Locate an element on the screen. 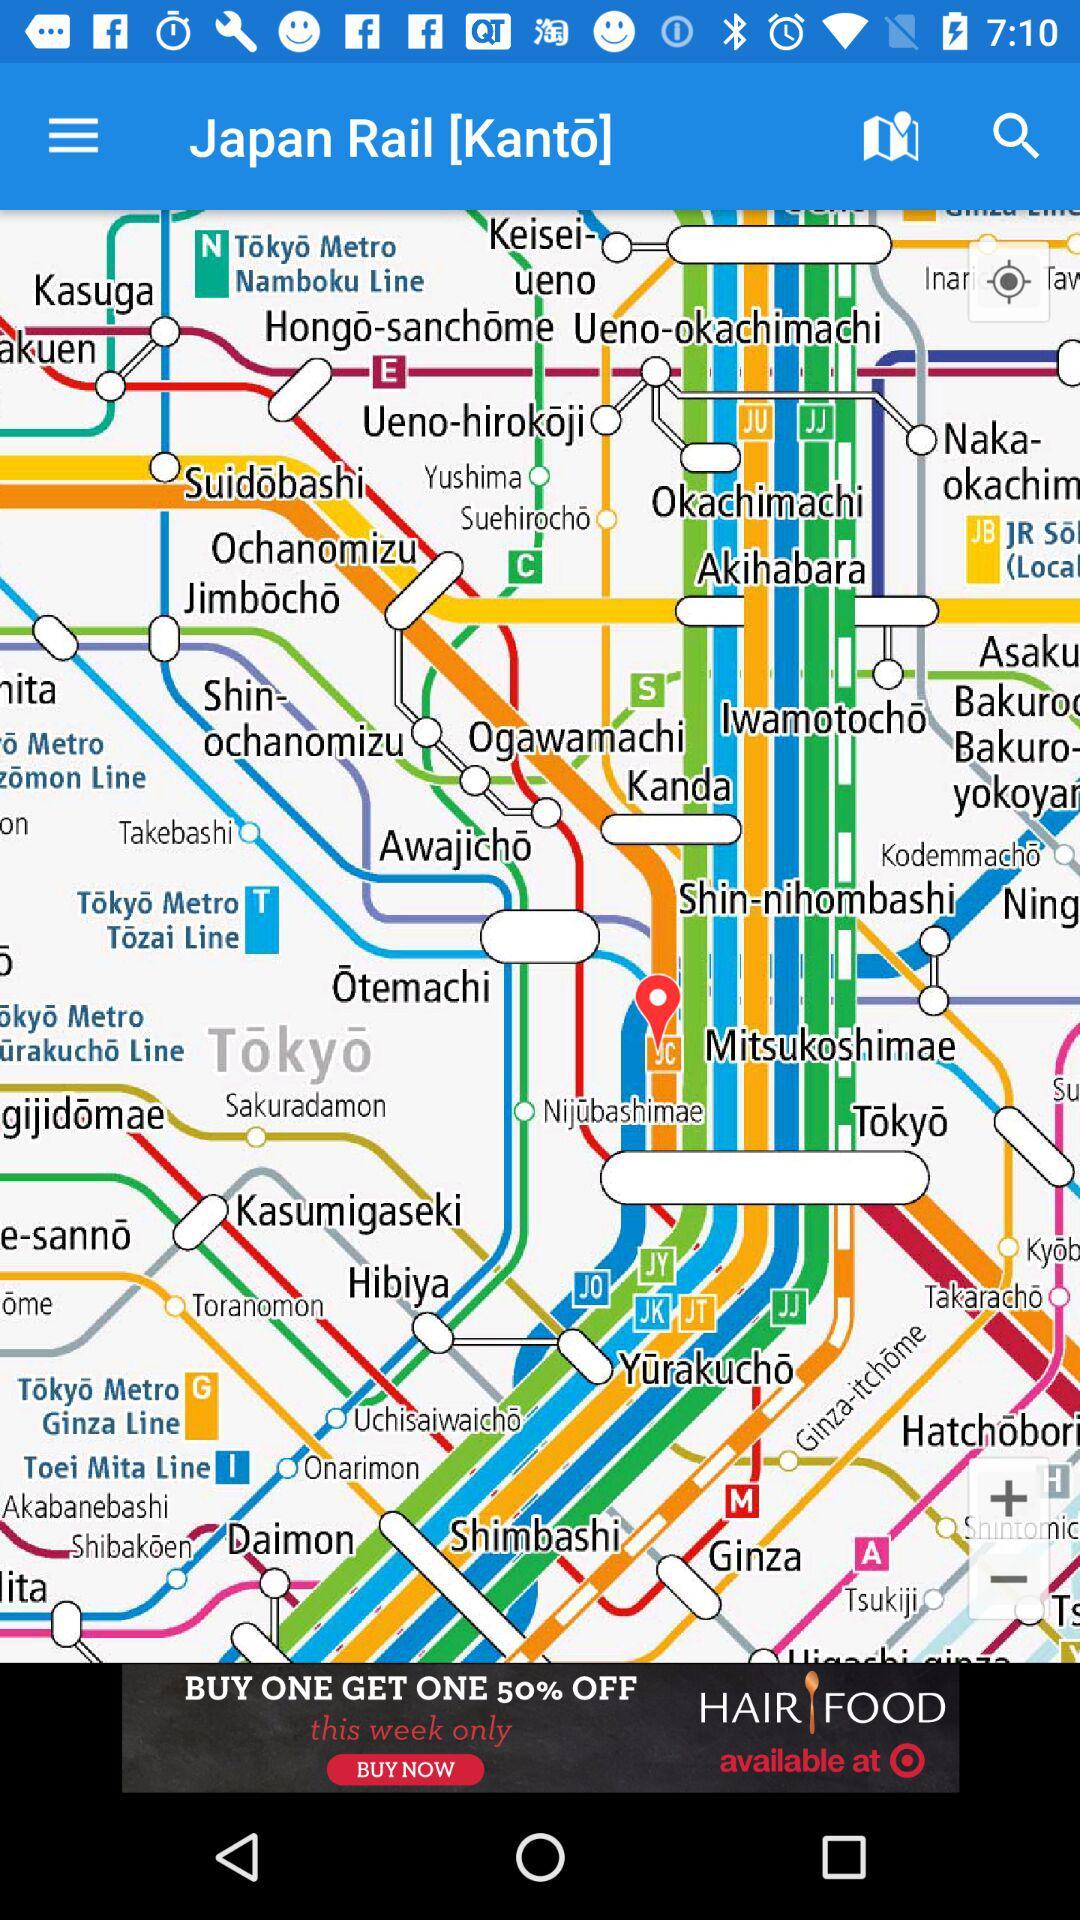 This screenshot has width=1080, height=1920. zoomout the page is located at coordinates (1008, 1578).